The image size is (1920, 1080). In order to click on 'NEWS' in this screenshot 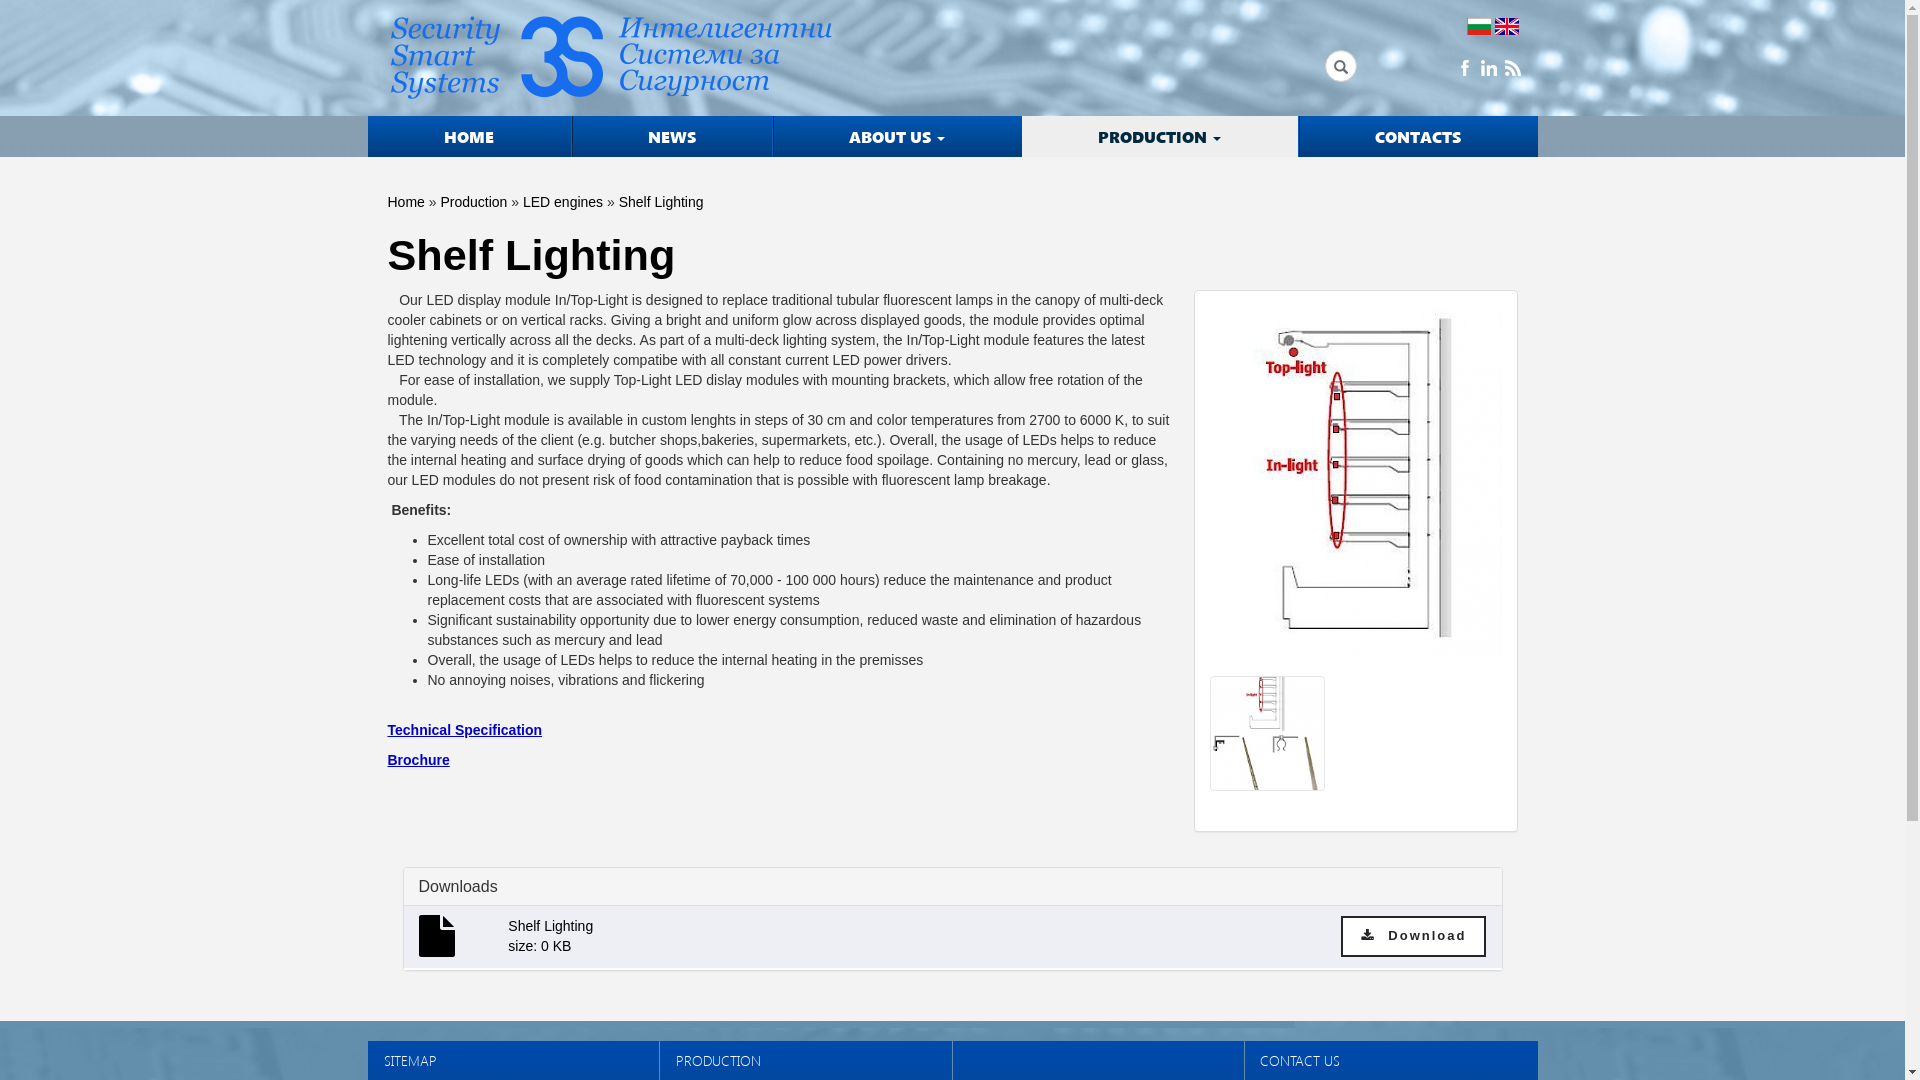, I will do `click(671, 135)`.